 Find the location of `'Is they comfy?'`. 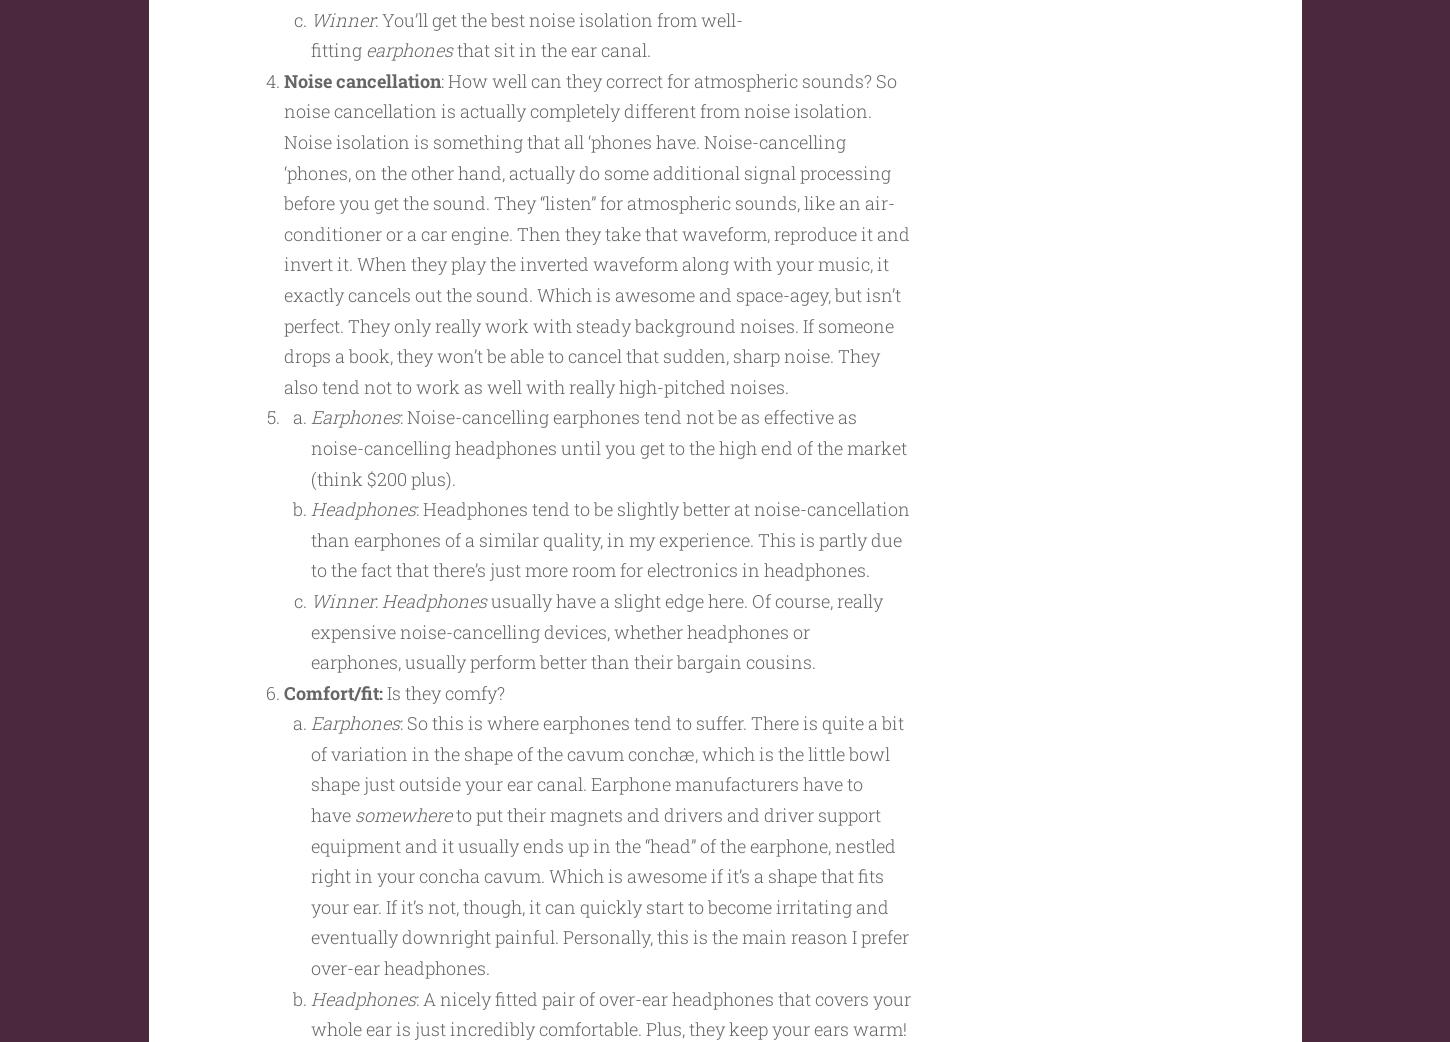

'Is they comfy?' is located at coordinates (444, 729).